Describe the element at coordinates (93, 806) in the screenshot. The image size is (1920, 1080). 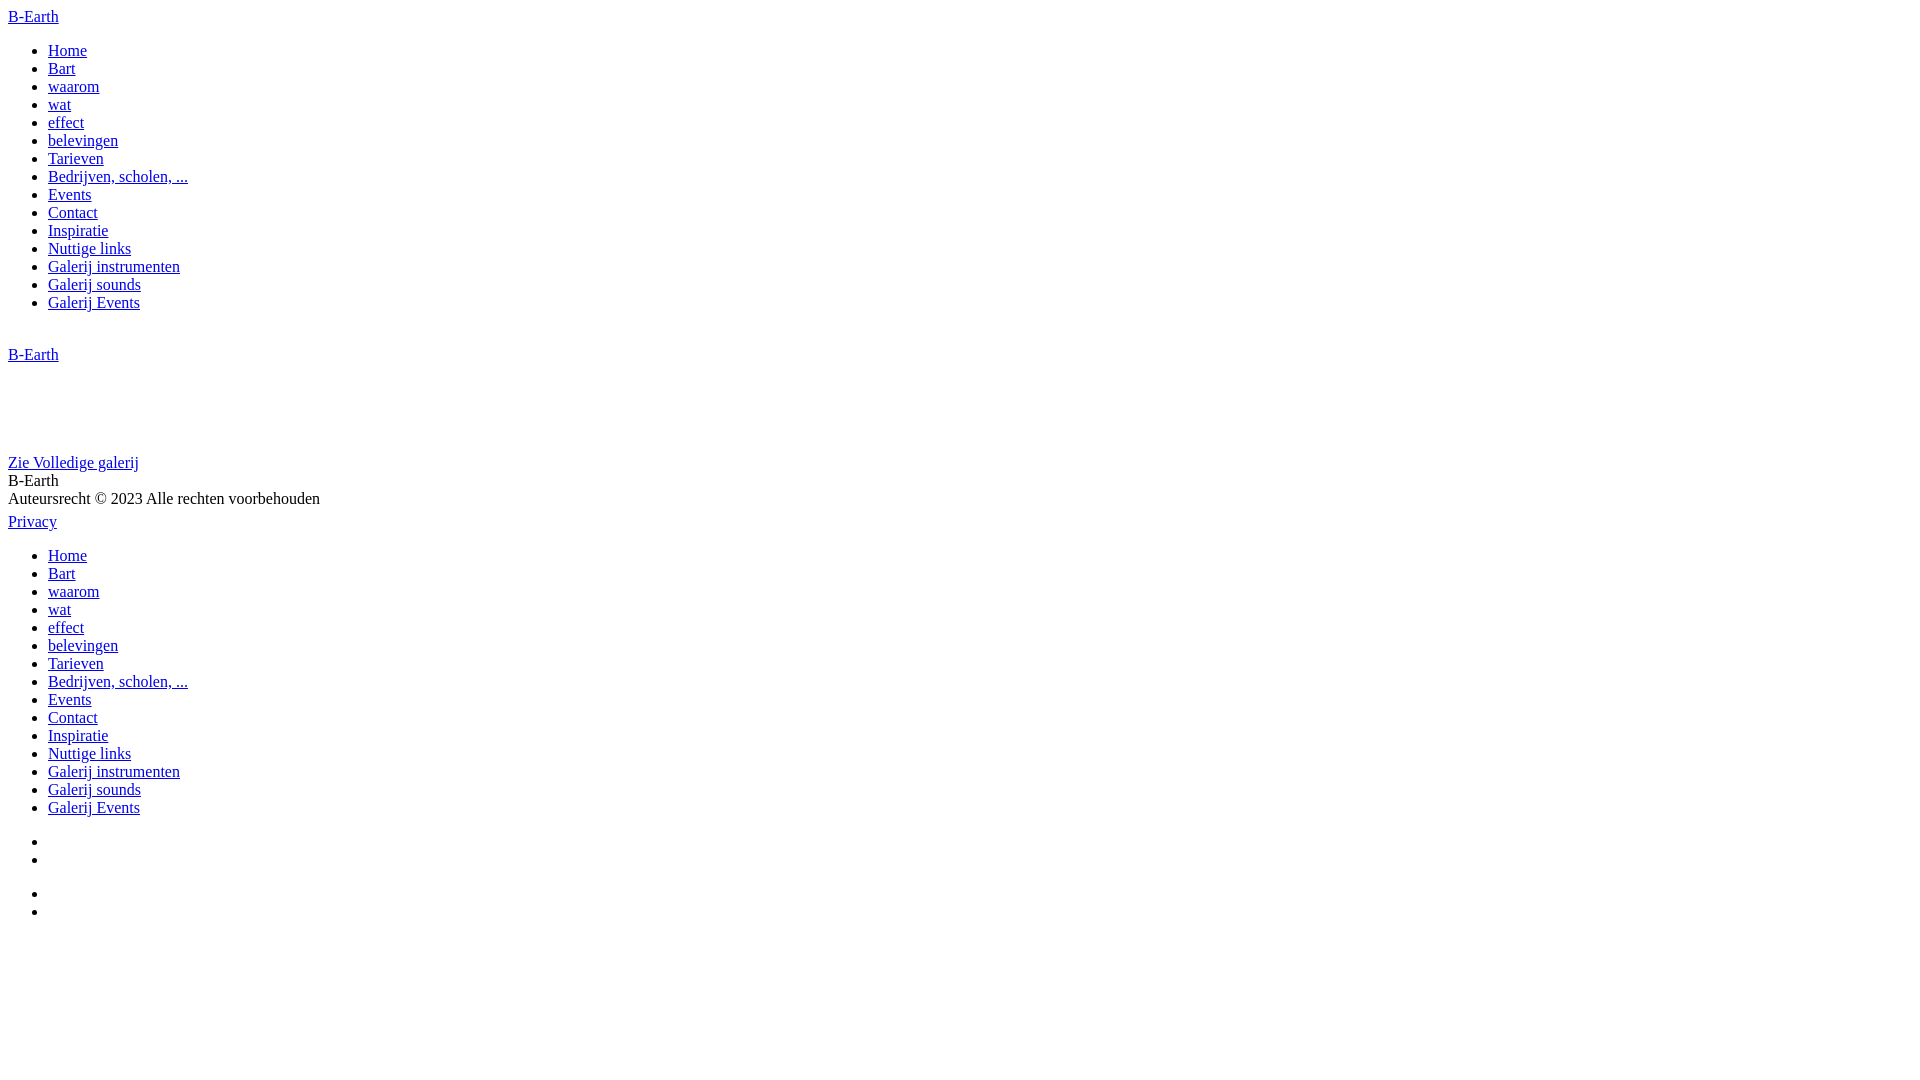
I see `'Galerij Events'` at that location.